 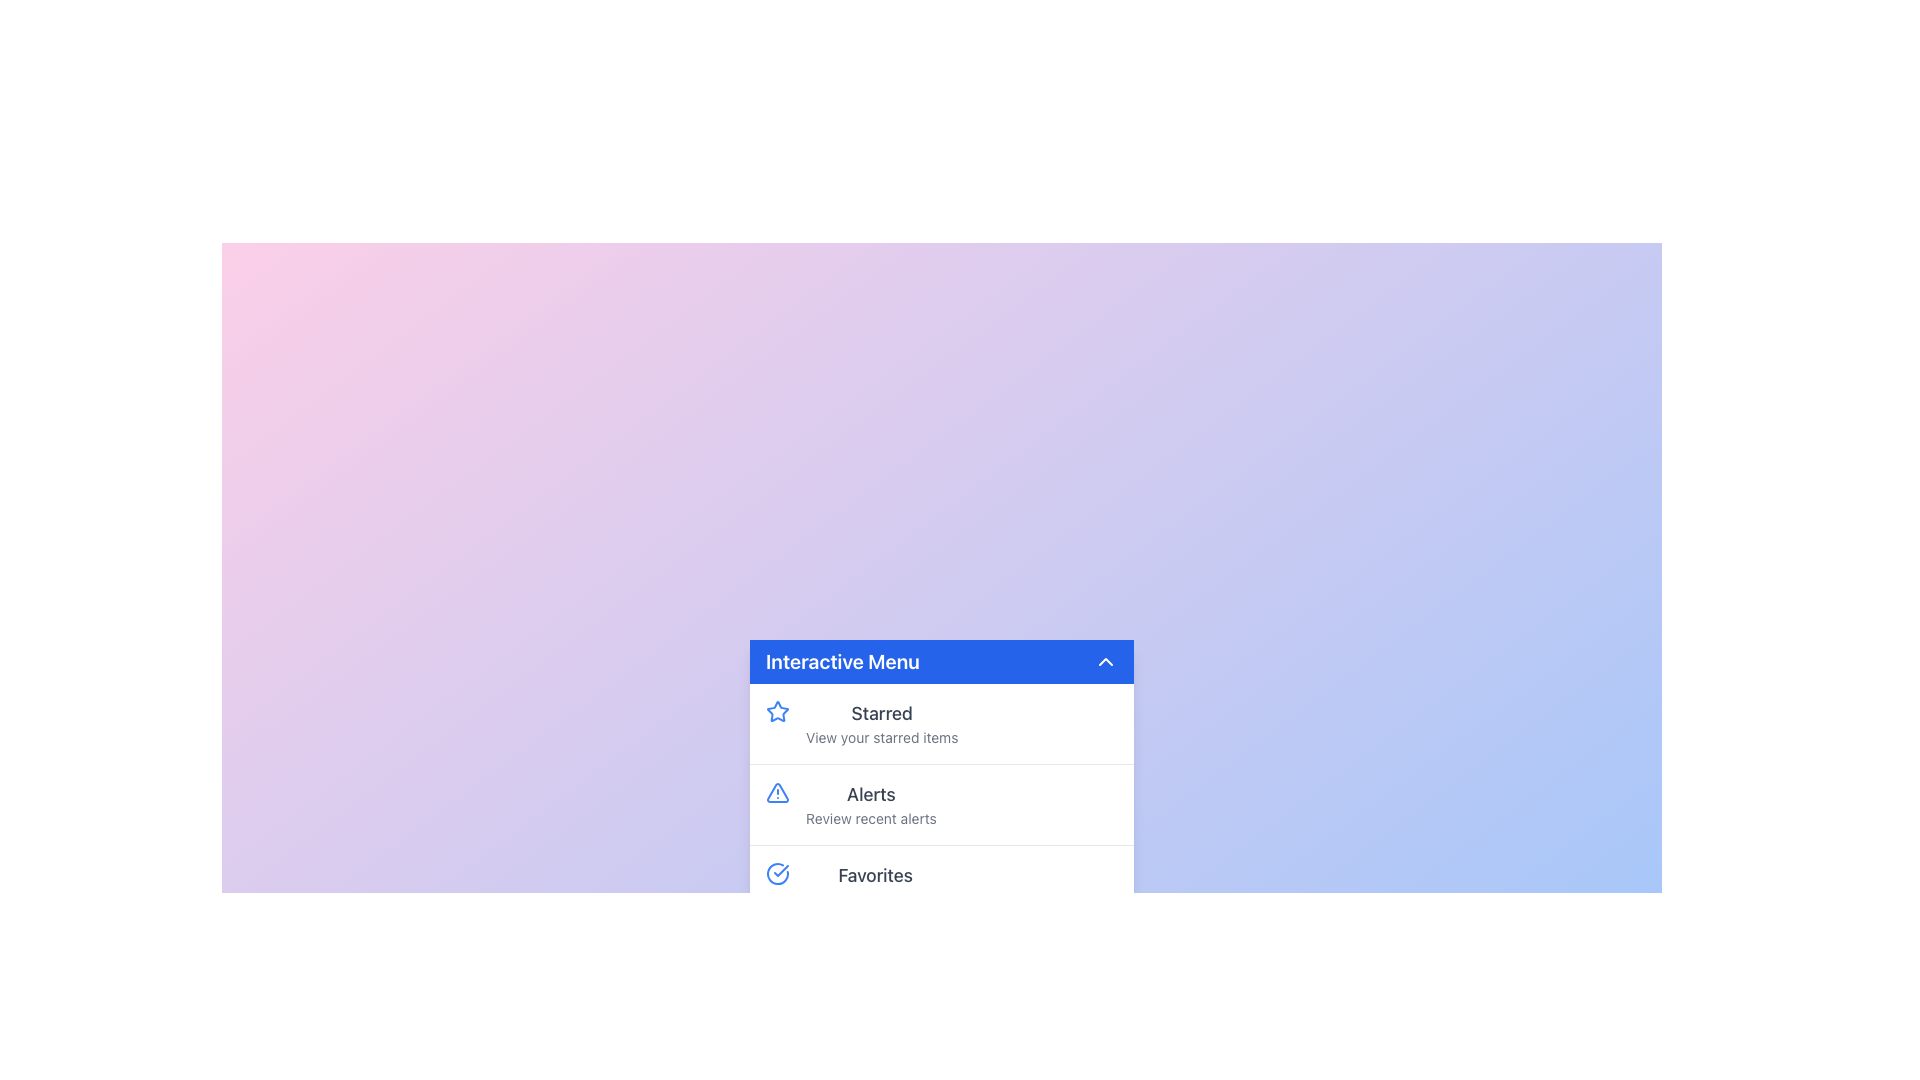 What do you see at coordinates (881, 712) in the screenshot?
I see `the 'Starred' label that indicates a menu item in the 'Interactive Menu'` at bounding box center [881, 712].